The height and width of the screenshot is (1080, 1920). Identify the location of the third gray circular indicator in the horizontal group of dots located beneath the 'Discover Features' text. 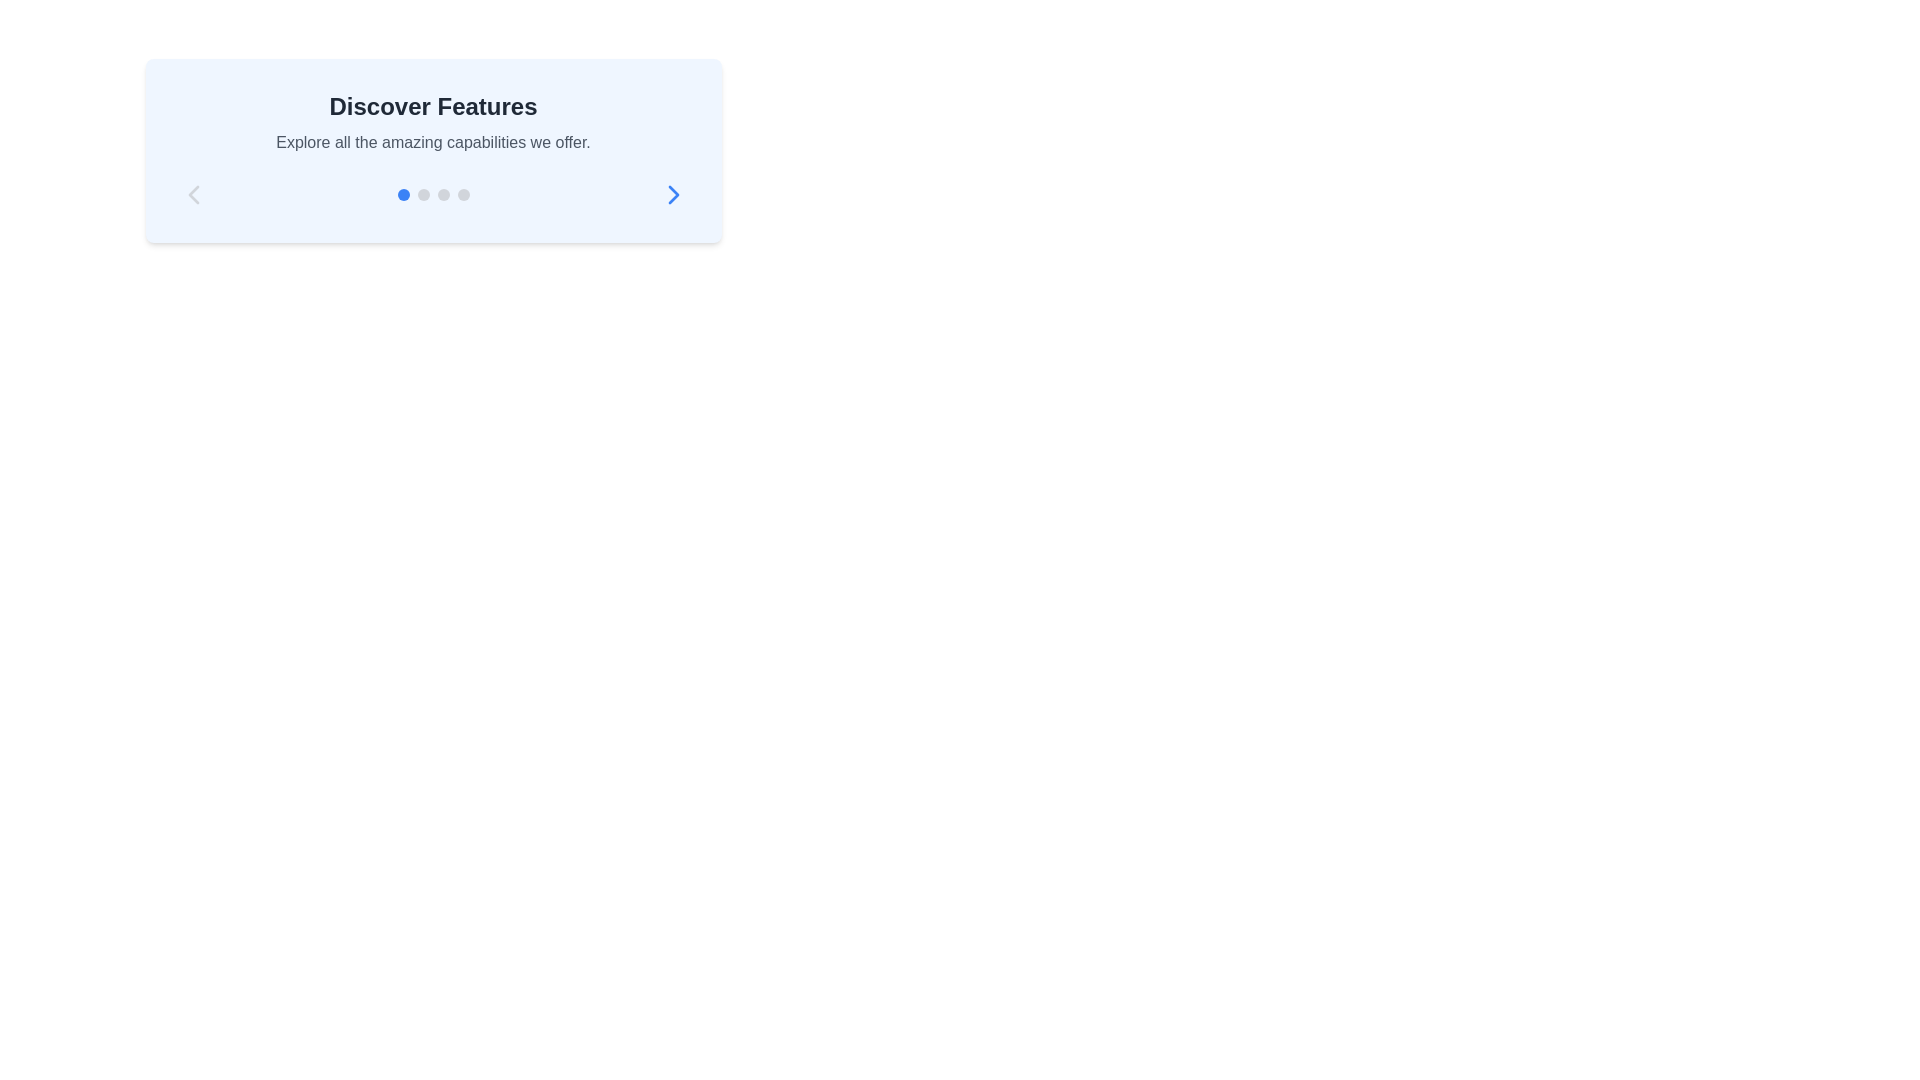
(442, 195).